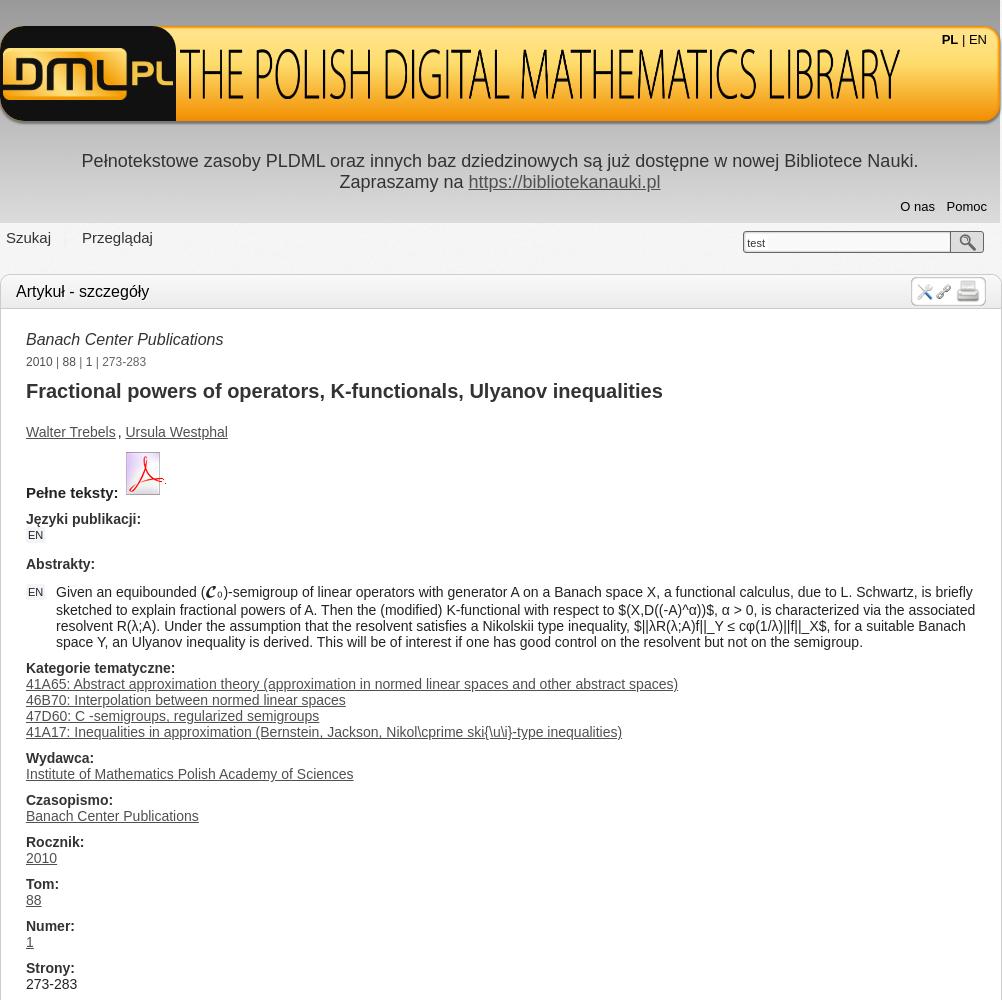  Describe the element at coordinates (96, 668) in the screenshot. I see `'Kategorie tematyczne'` at that location.